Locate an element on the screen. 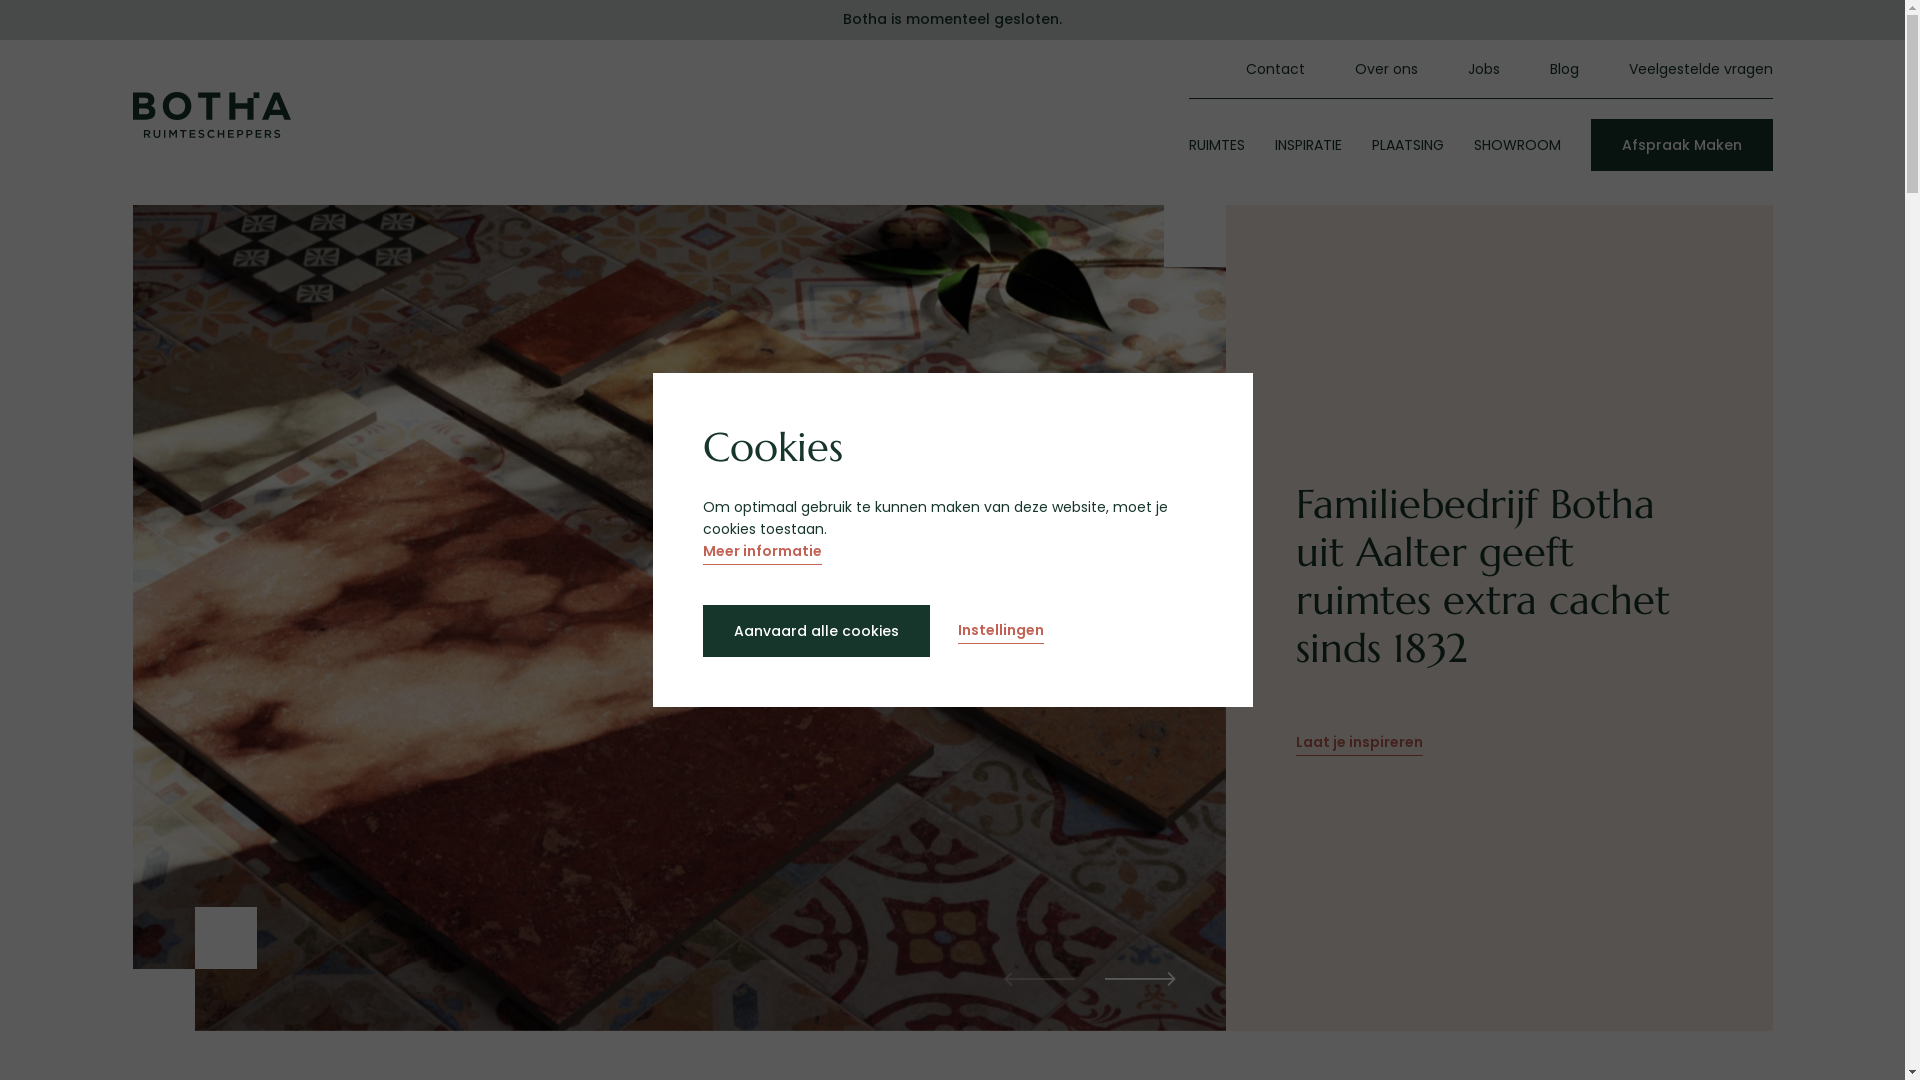  'Afspraak Maken' is located at coordinates (1588, 144).